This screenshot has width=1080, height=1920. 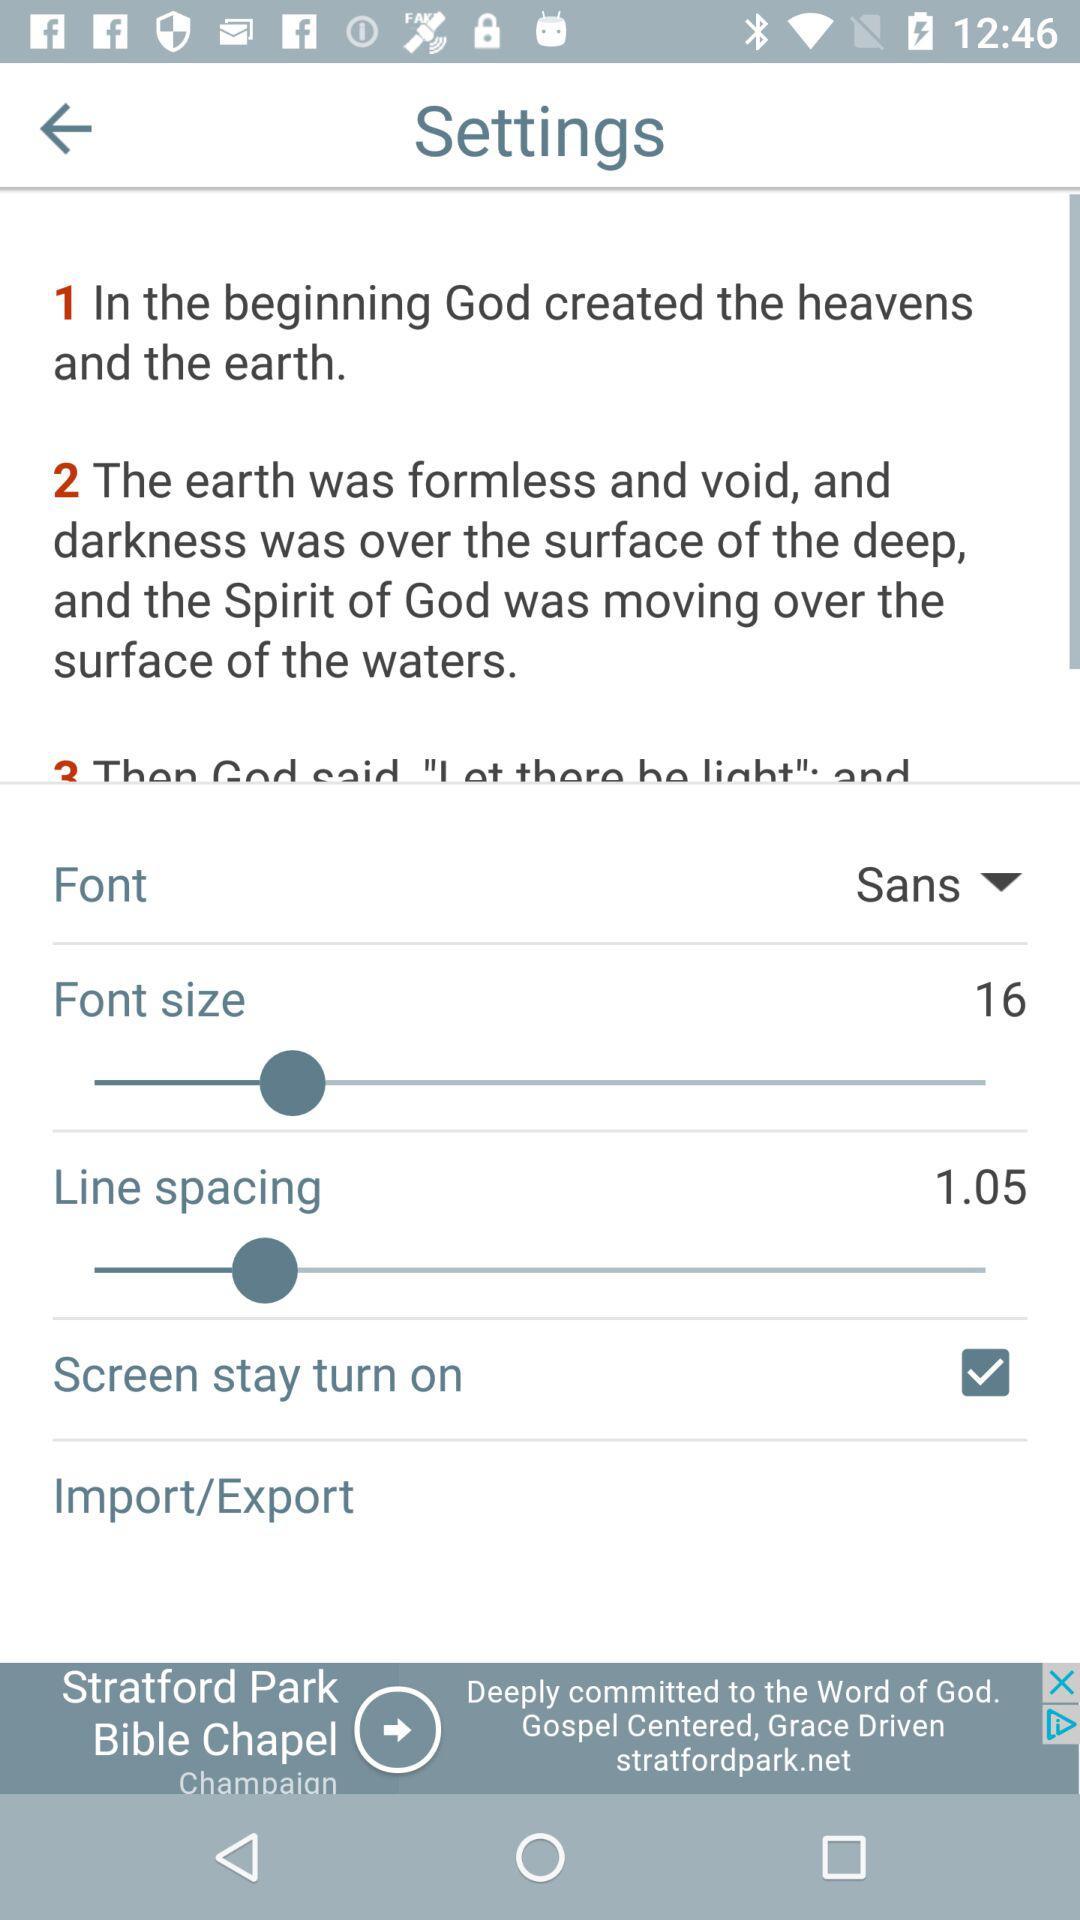 What do you see at coordinates (540, 1727) in the screenshot?
I see `see advertisement` at bounding box center [540, 1727].